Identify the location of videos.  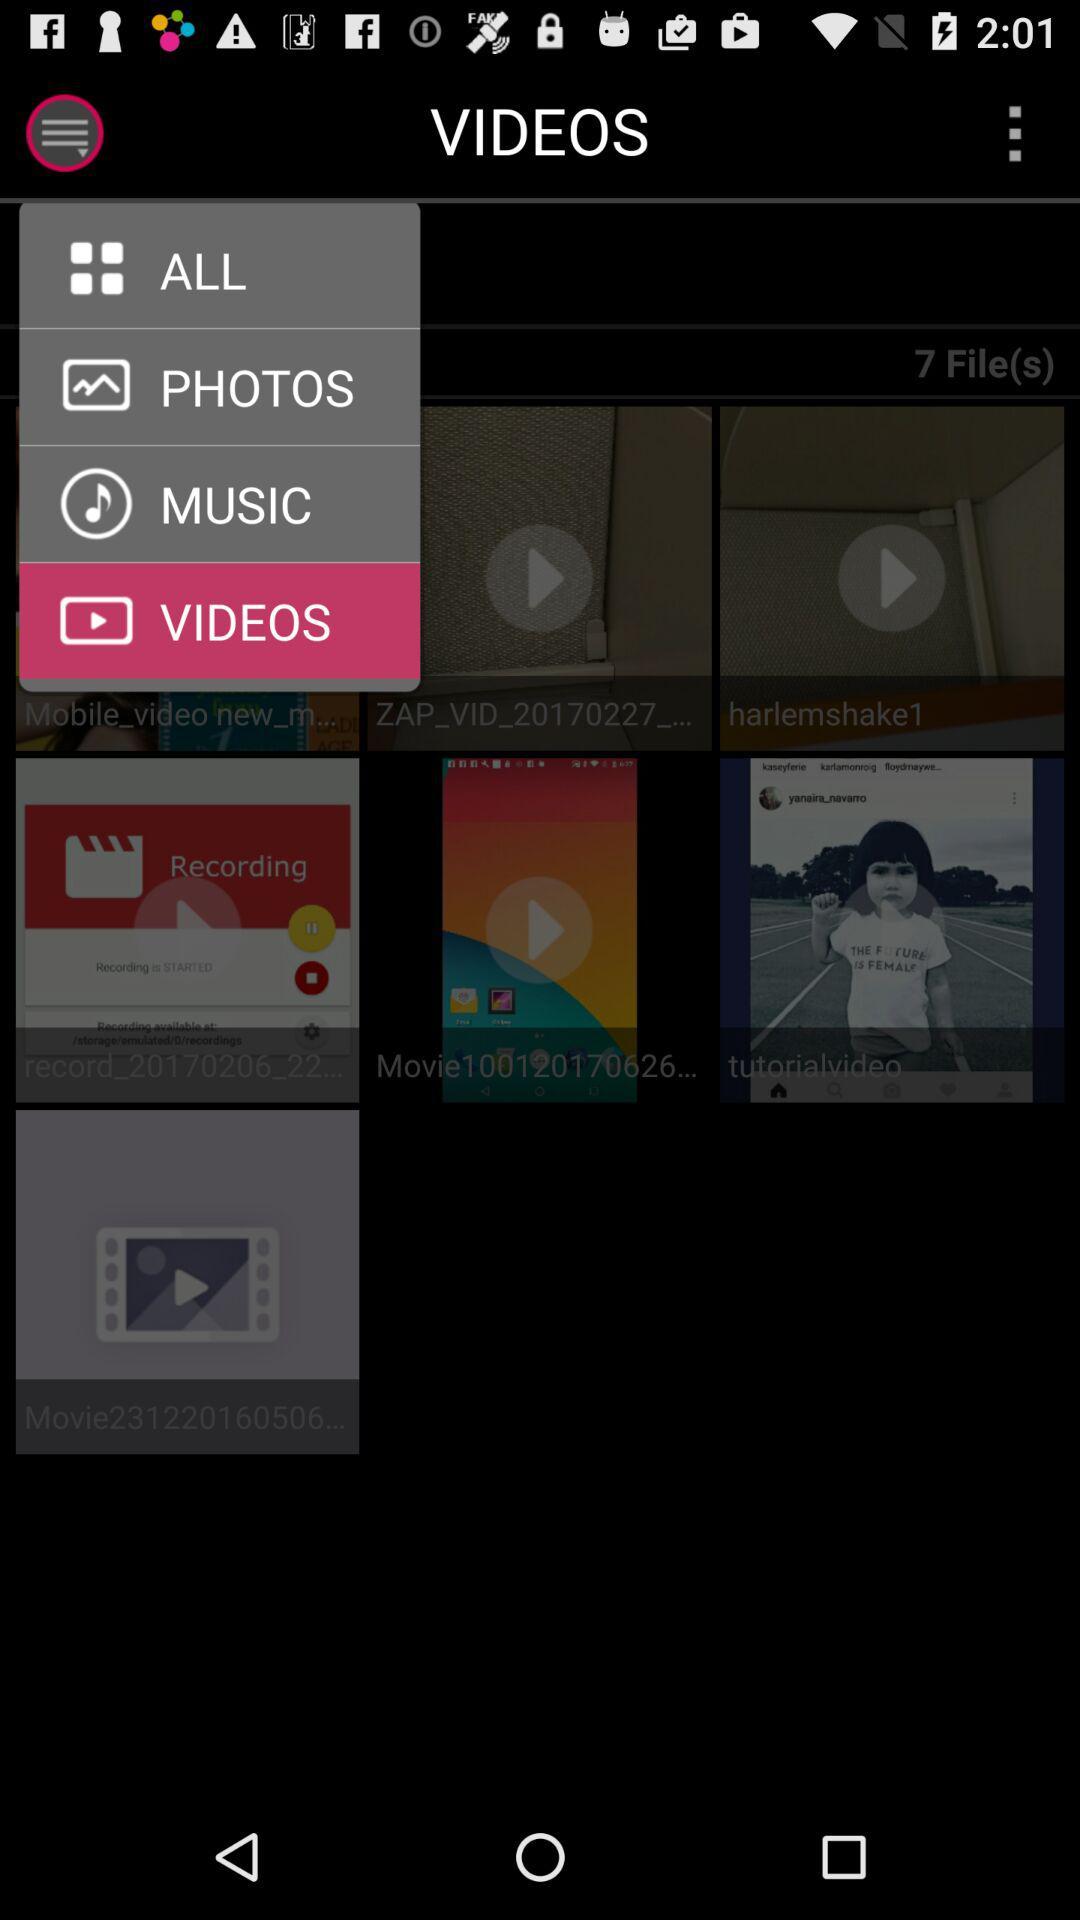
(219, 561).